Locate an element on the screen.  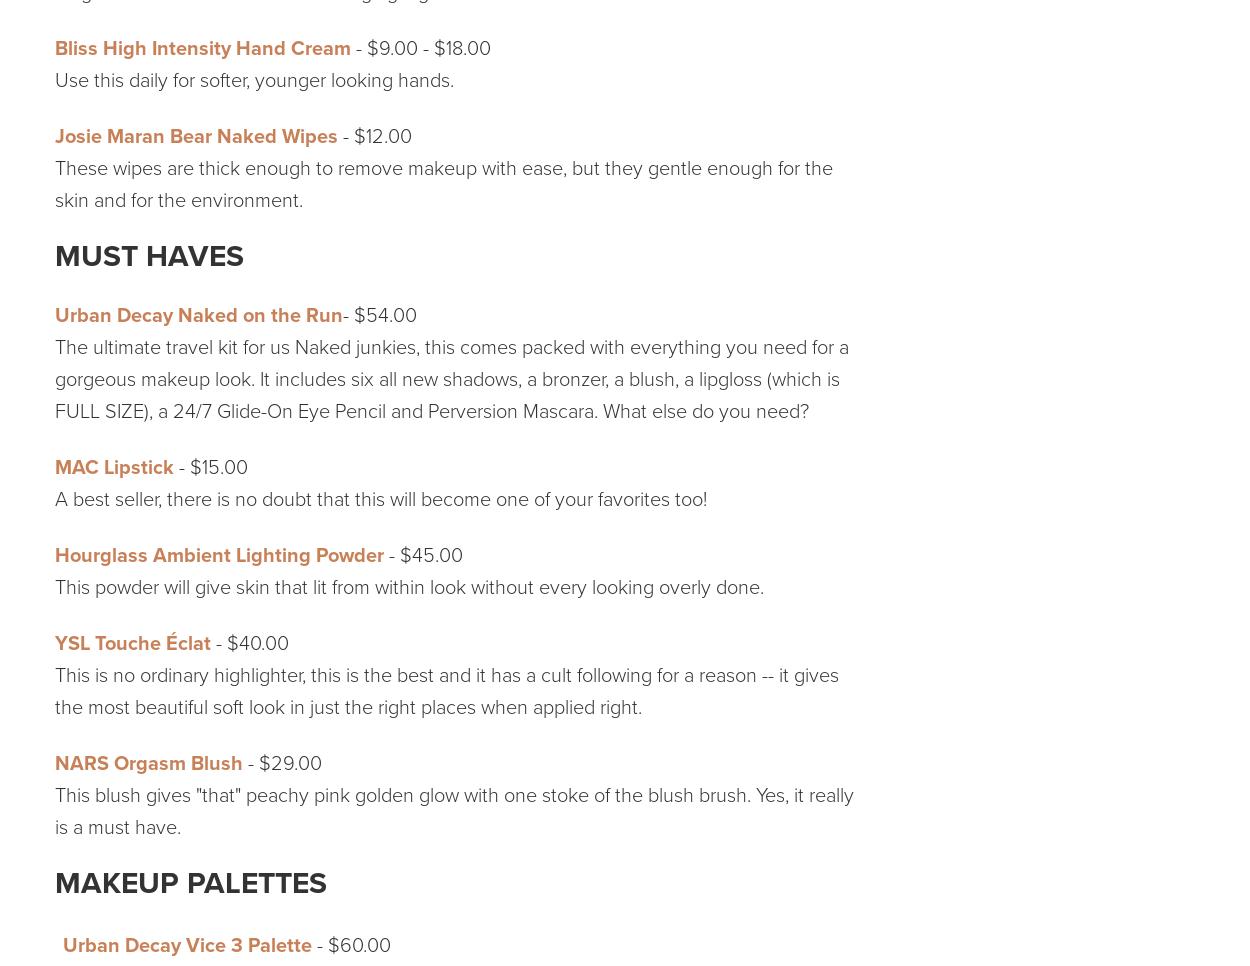
'Urban Decay Naked on the Run' is located at coordinates (198, 315).